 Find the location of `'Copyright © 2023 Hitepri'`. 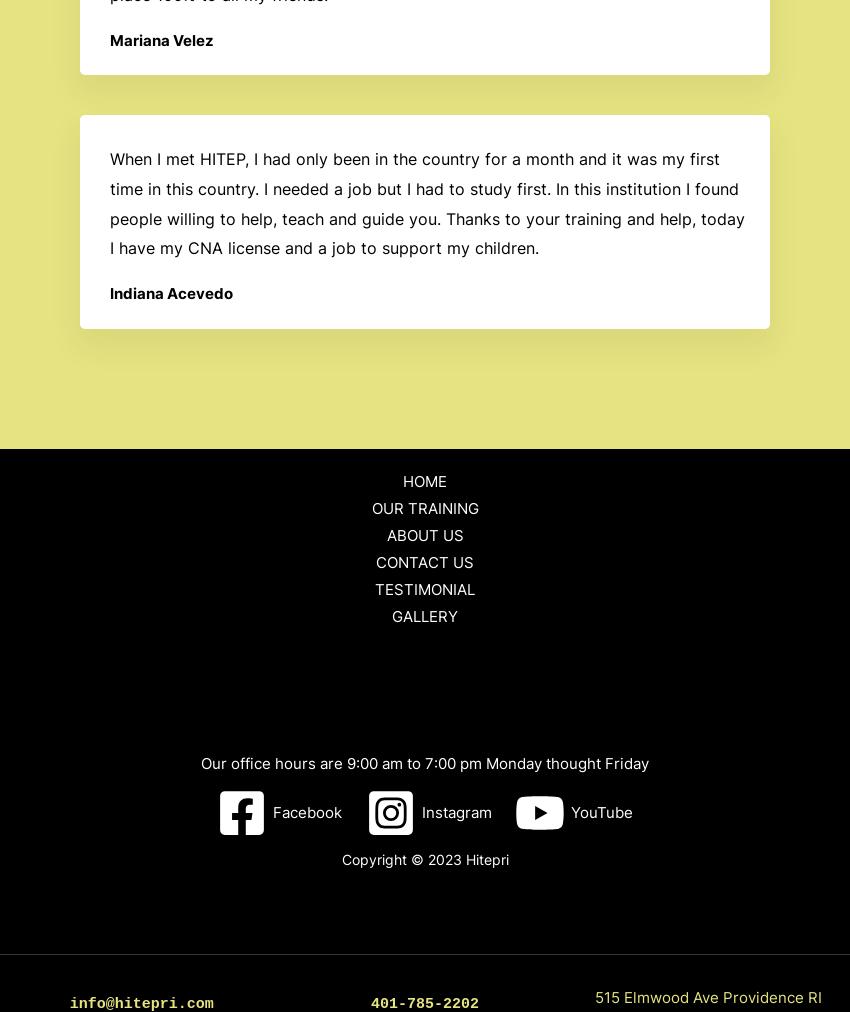

'Copyright © 2023 Hitepri' is located at coordinates (340, 858).